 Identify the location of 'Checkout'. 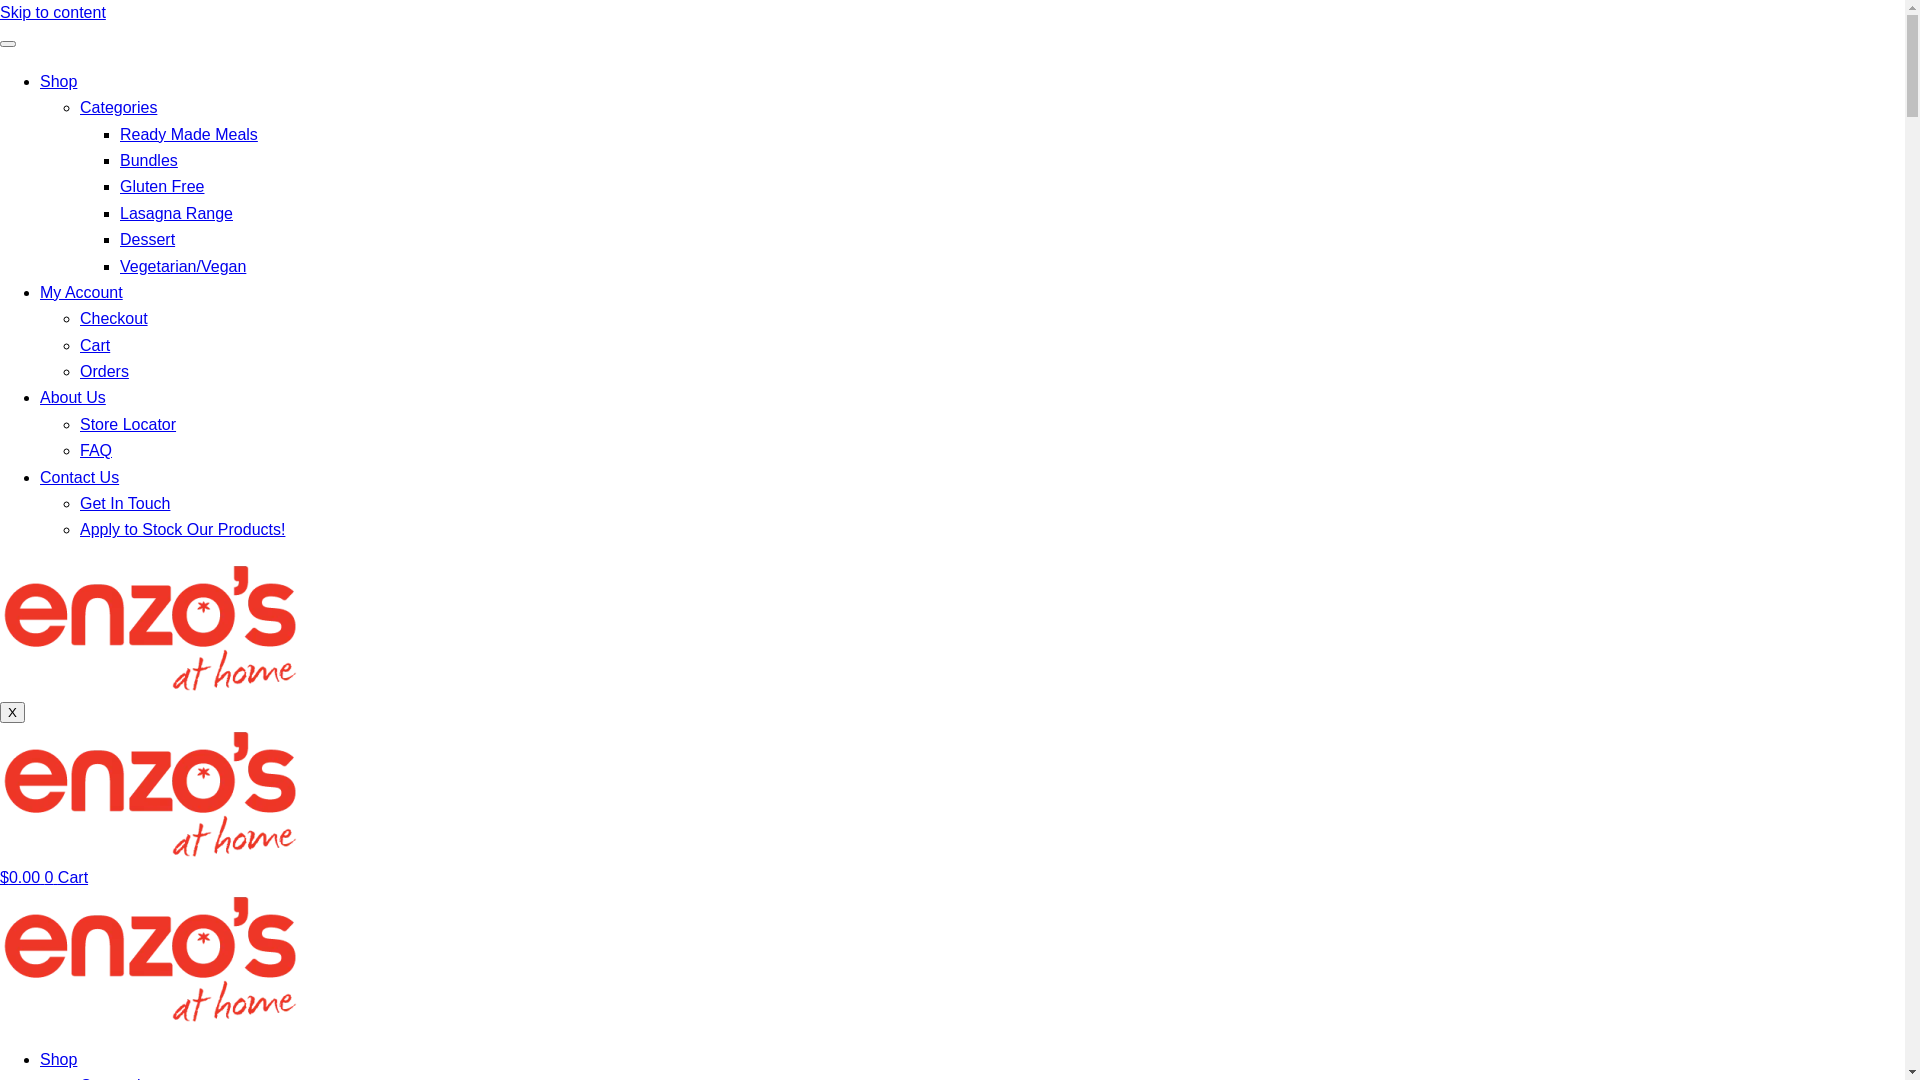
(113, 317).